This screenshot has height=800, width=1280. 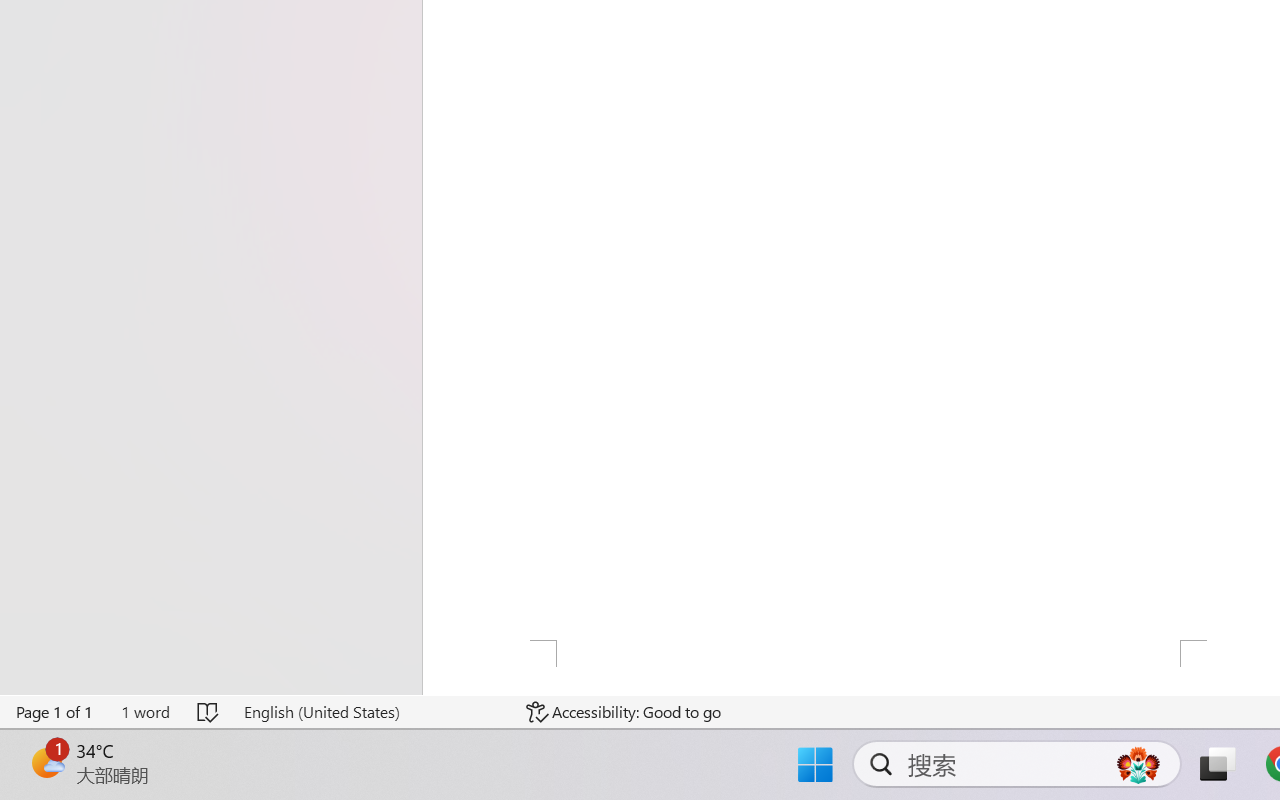 What do you see at coordinates (371, 711) in the screenshot?
I see `'Language English (United States)'` at bounding box center [371, 711].